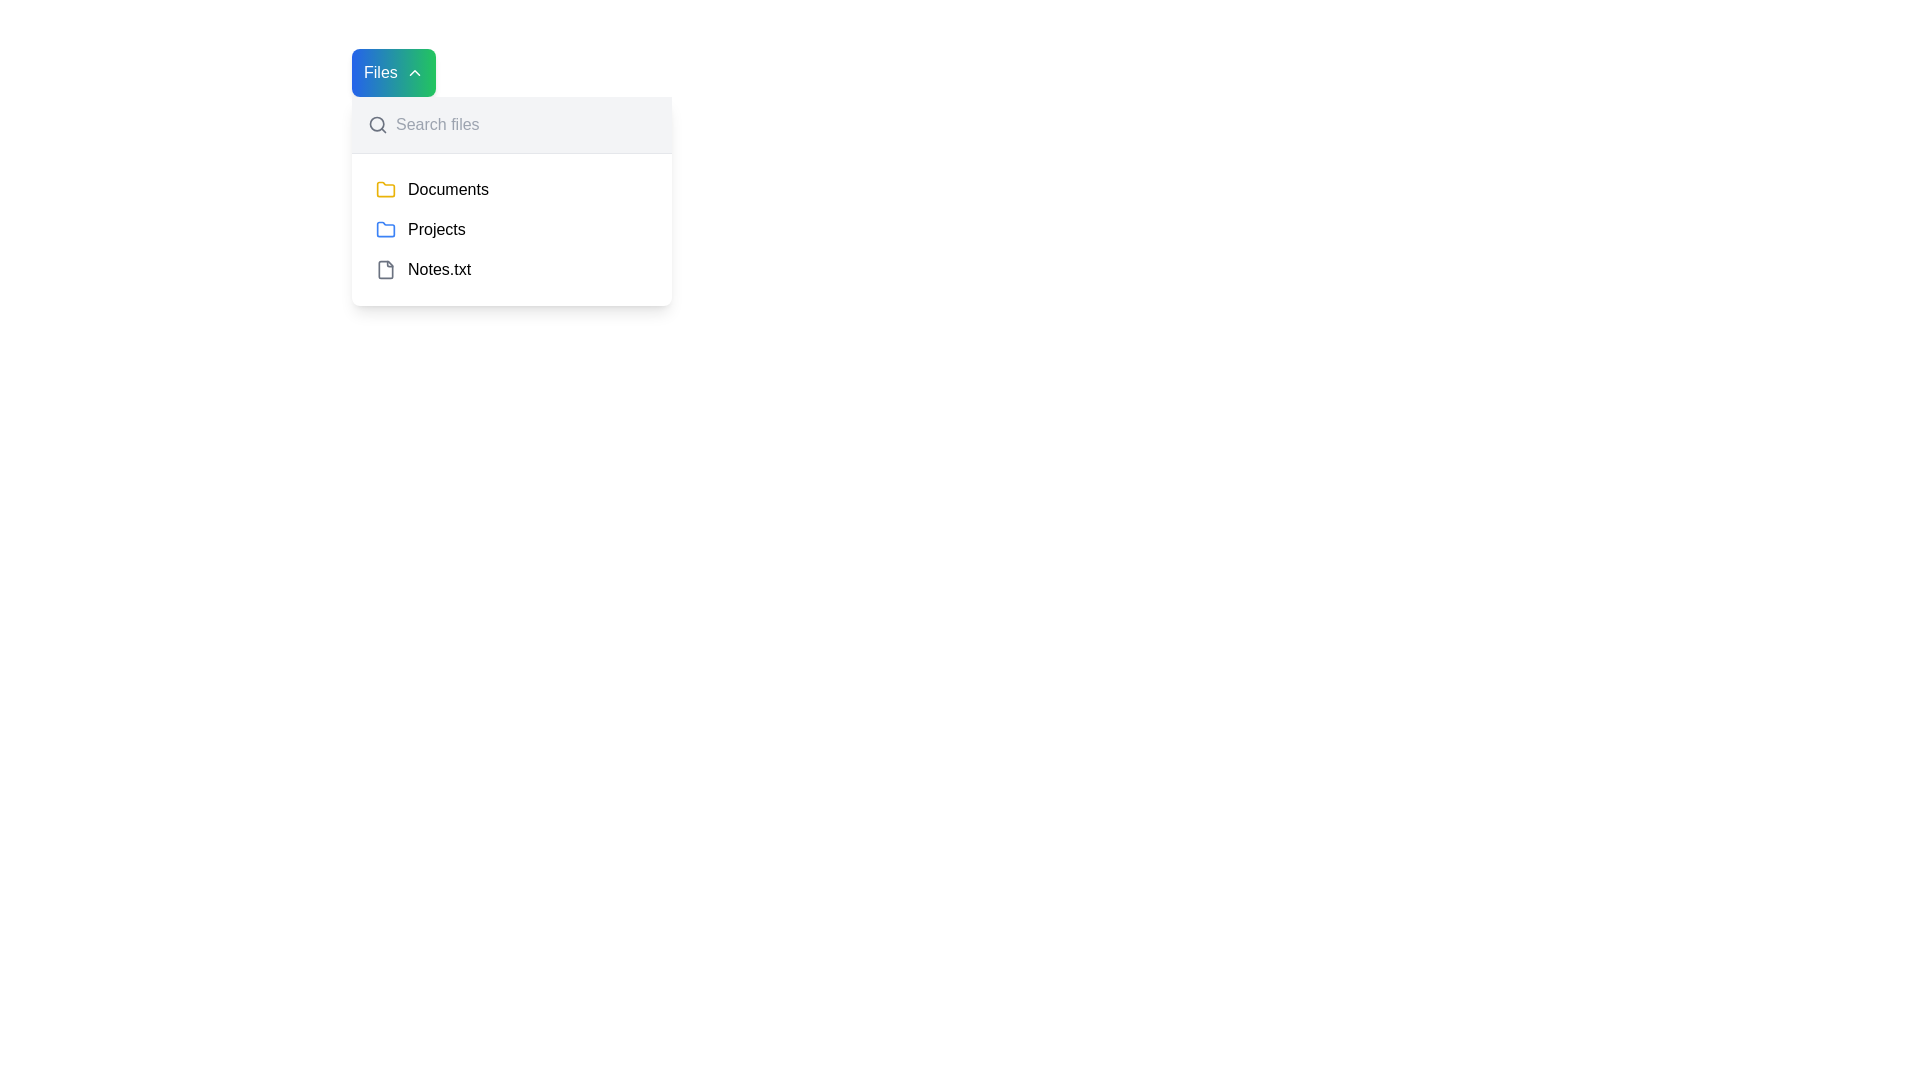 The height and width of the screenshot is (1080, 1920). What do you see at coordinates (512, 189) in the screenshot?
I see `the first list item in the dropdown under the 'Files' menu` at bounding box center [512, 189].